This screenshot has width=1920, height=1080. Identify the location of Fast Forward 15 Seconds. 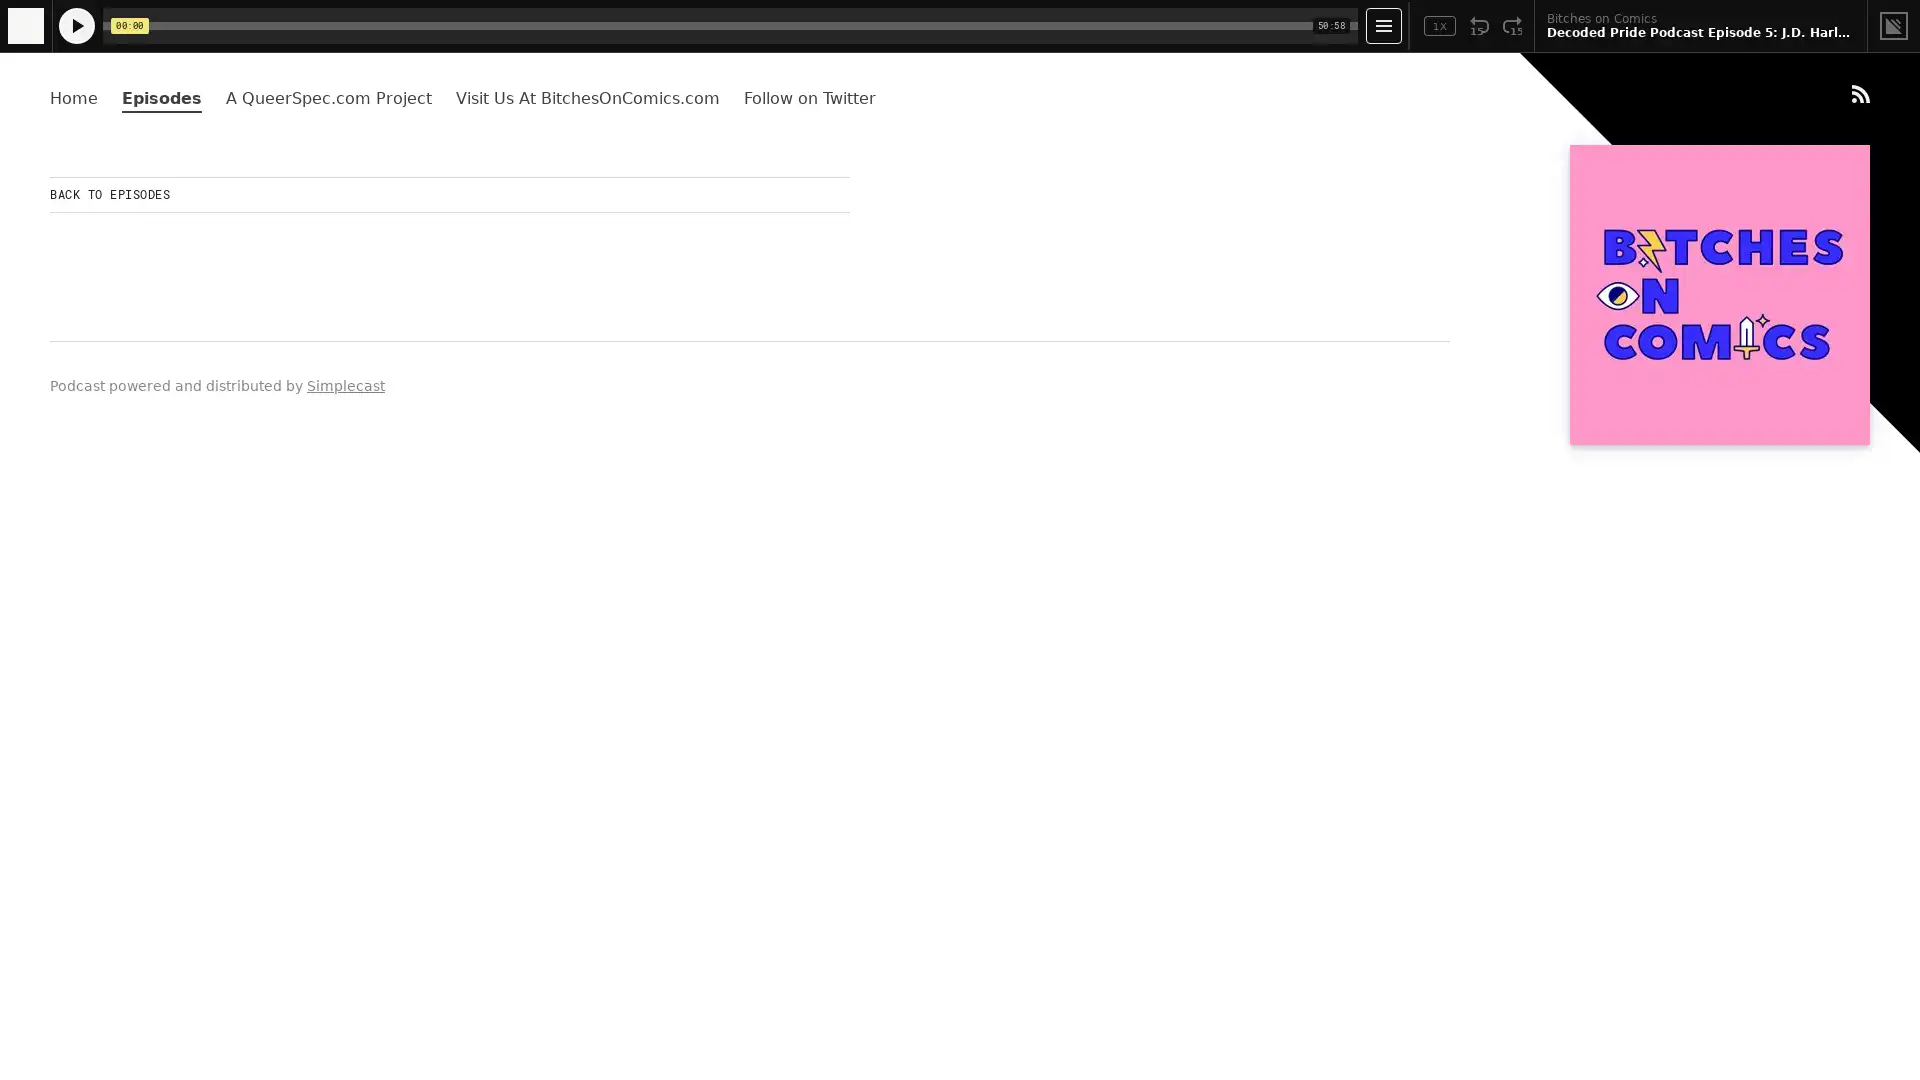
(1512, 26).